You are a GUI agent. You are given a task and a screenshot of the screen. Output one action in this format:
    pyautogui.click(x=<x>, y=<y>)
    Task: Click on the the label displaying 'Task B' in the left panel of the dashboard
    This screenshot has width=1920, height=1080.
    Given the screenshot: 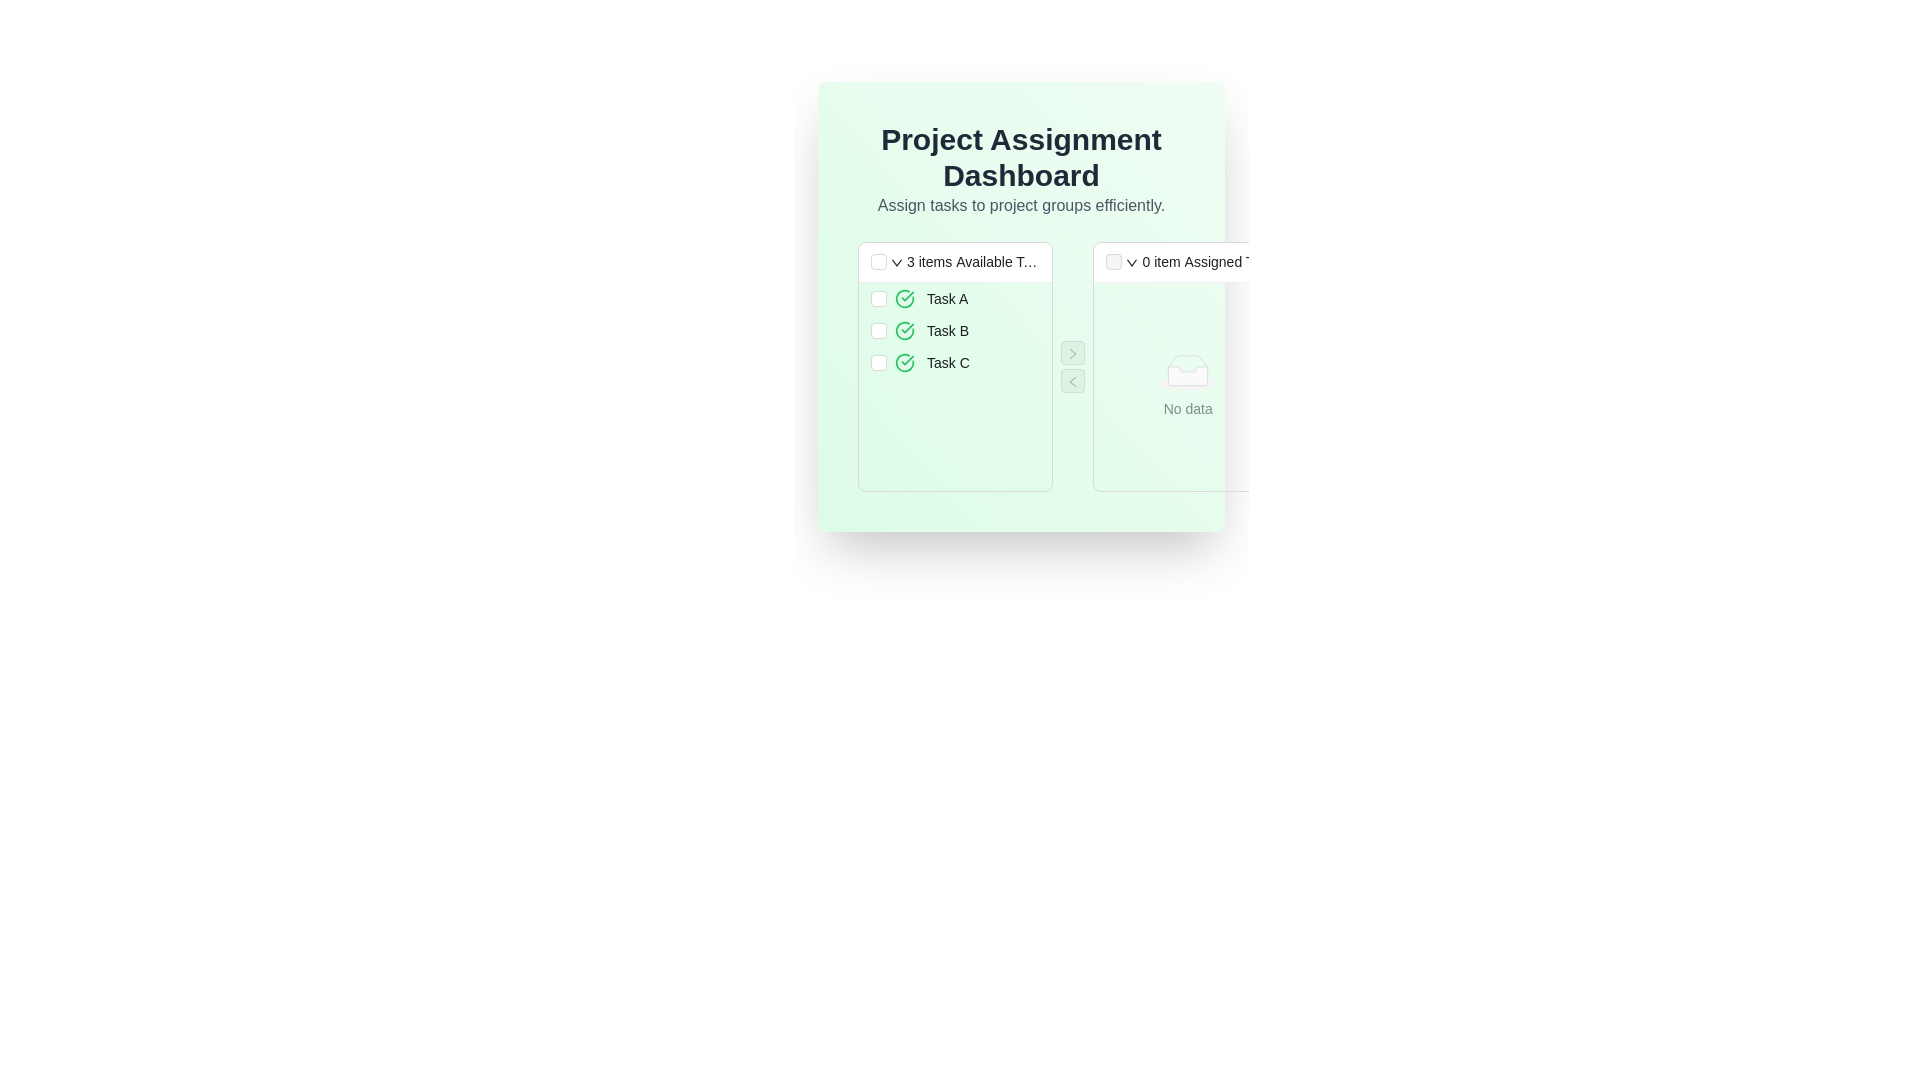 What is the action you would take?
    pyautogui.click(x=947, y=330)
    